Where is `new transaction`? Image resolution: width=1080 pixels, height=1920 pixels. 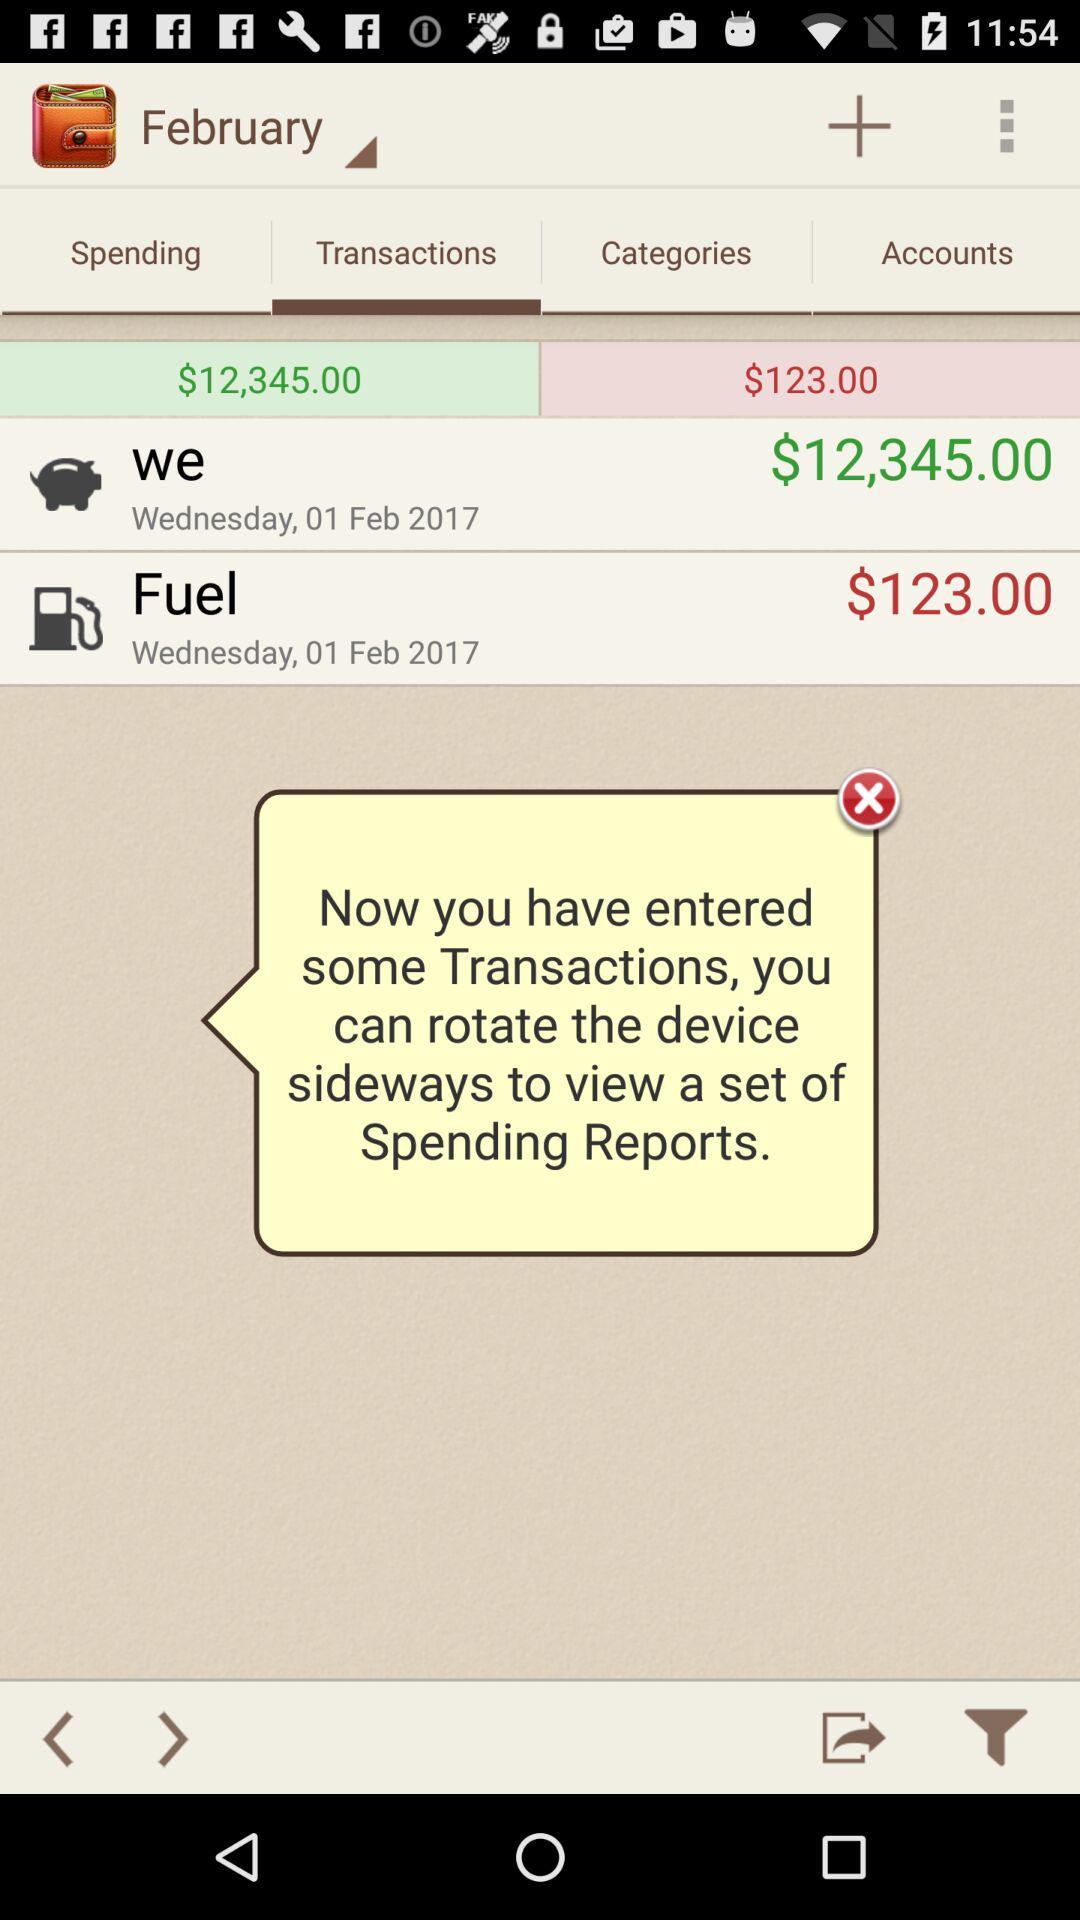
new transaction is located at coordinates (858, 124).